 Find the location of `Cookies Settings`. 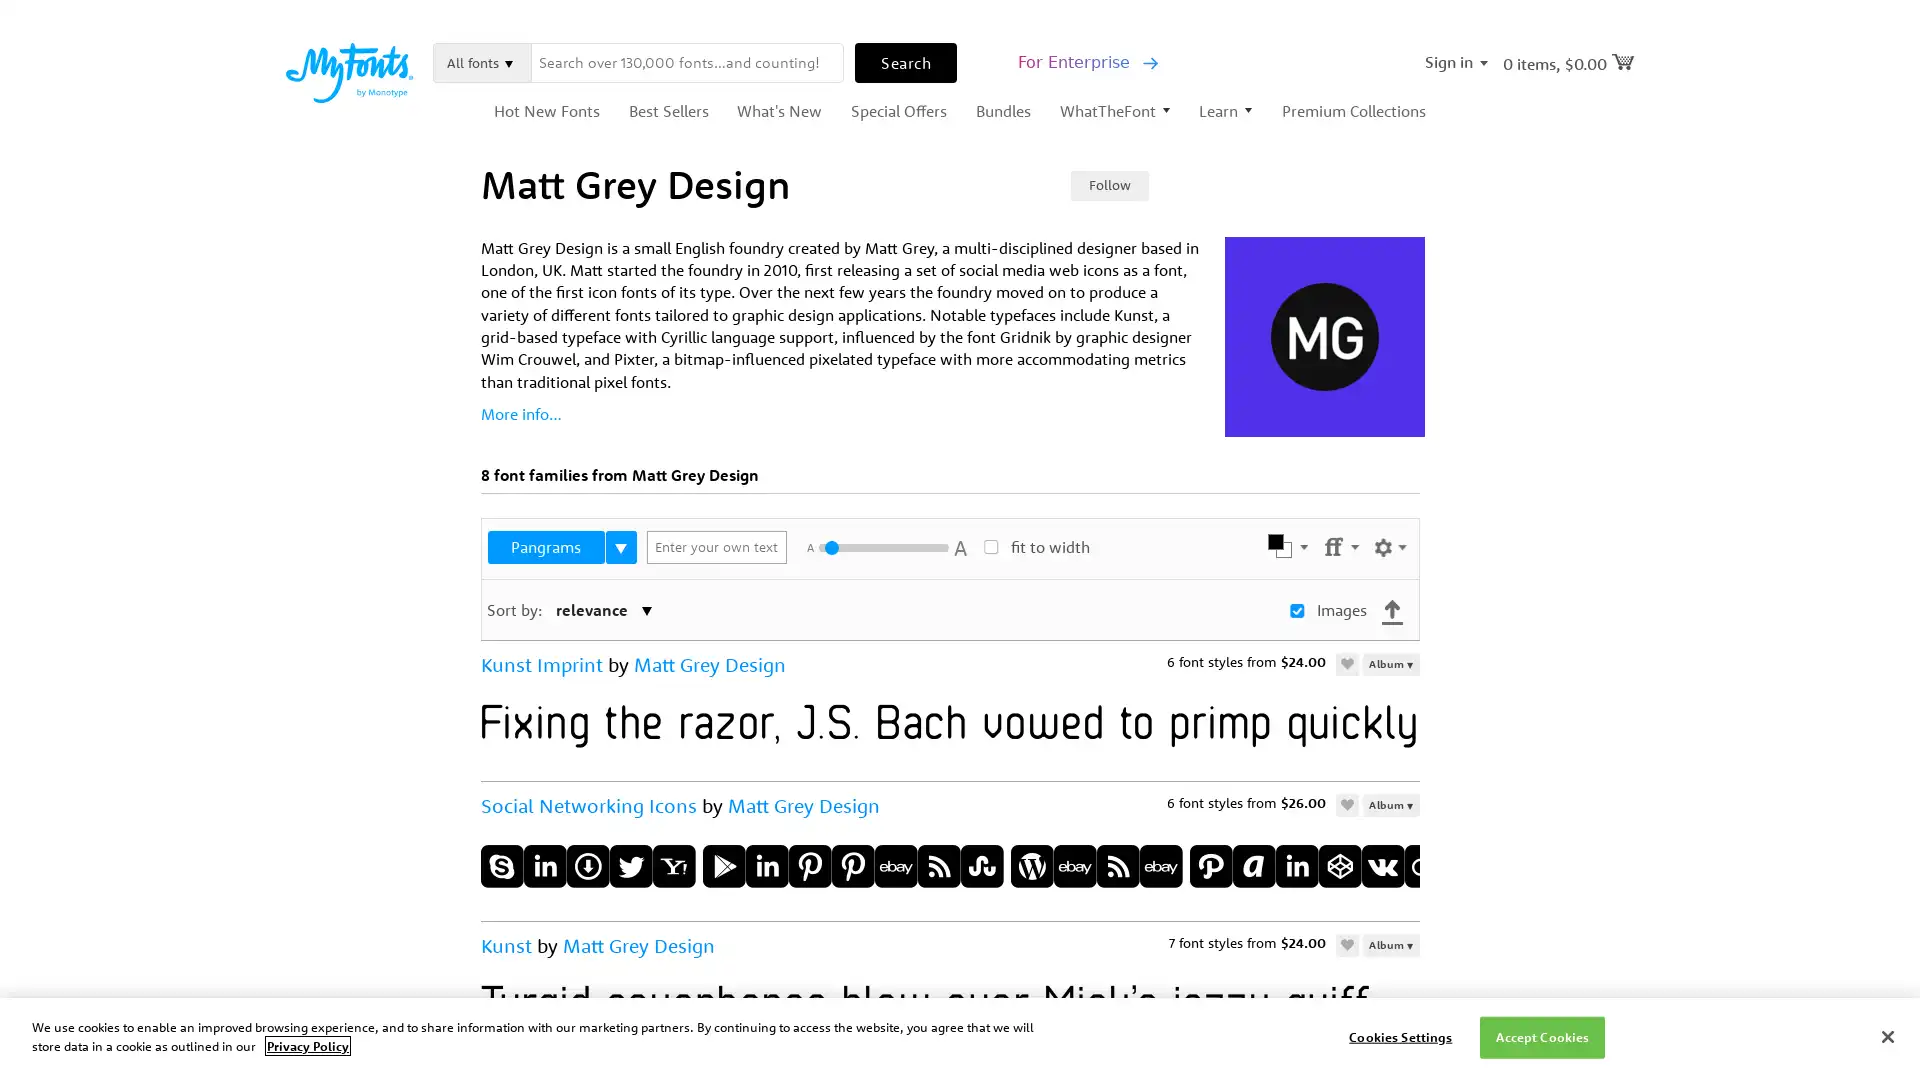

Cookies Settings is located at coordinates (1399, 1036).